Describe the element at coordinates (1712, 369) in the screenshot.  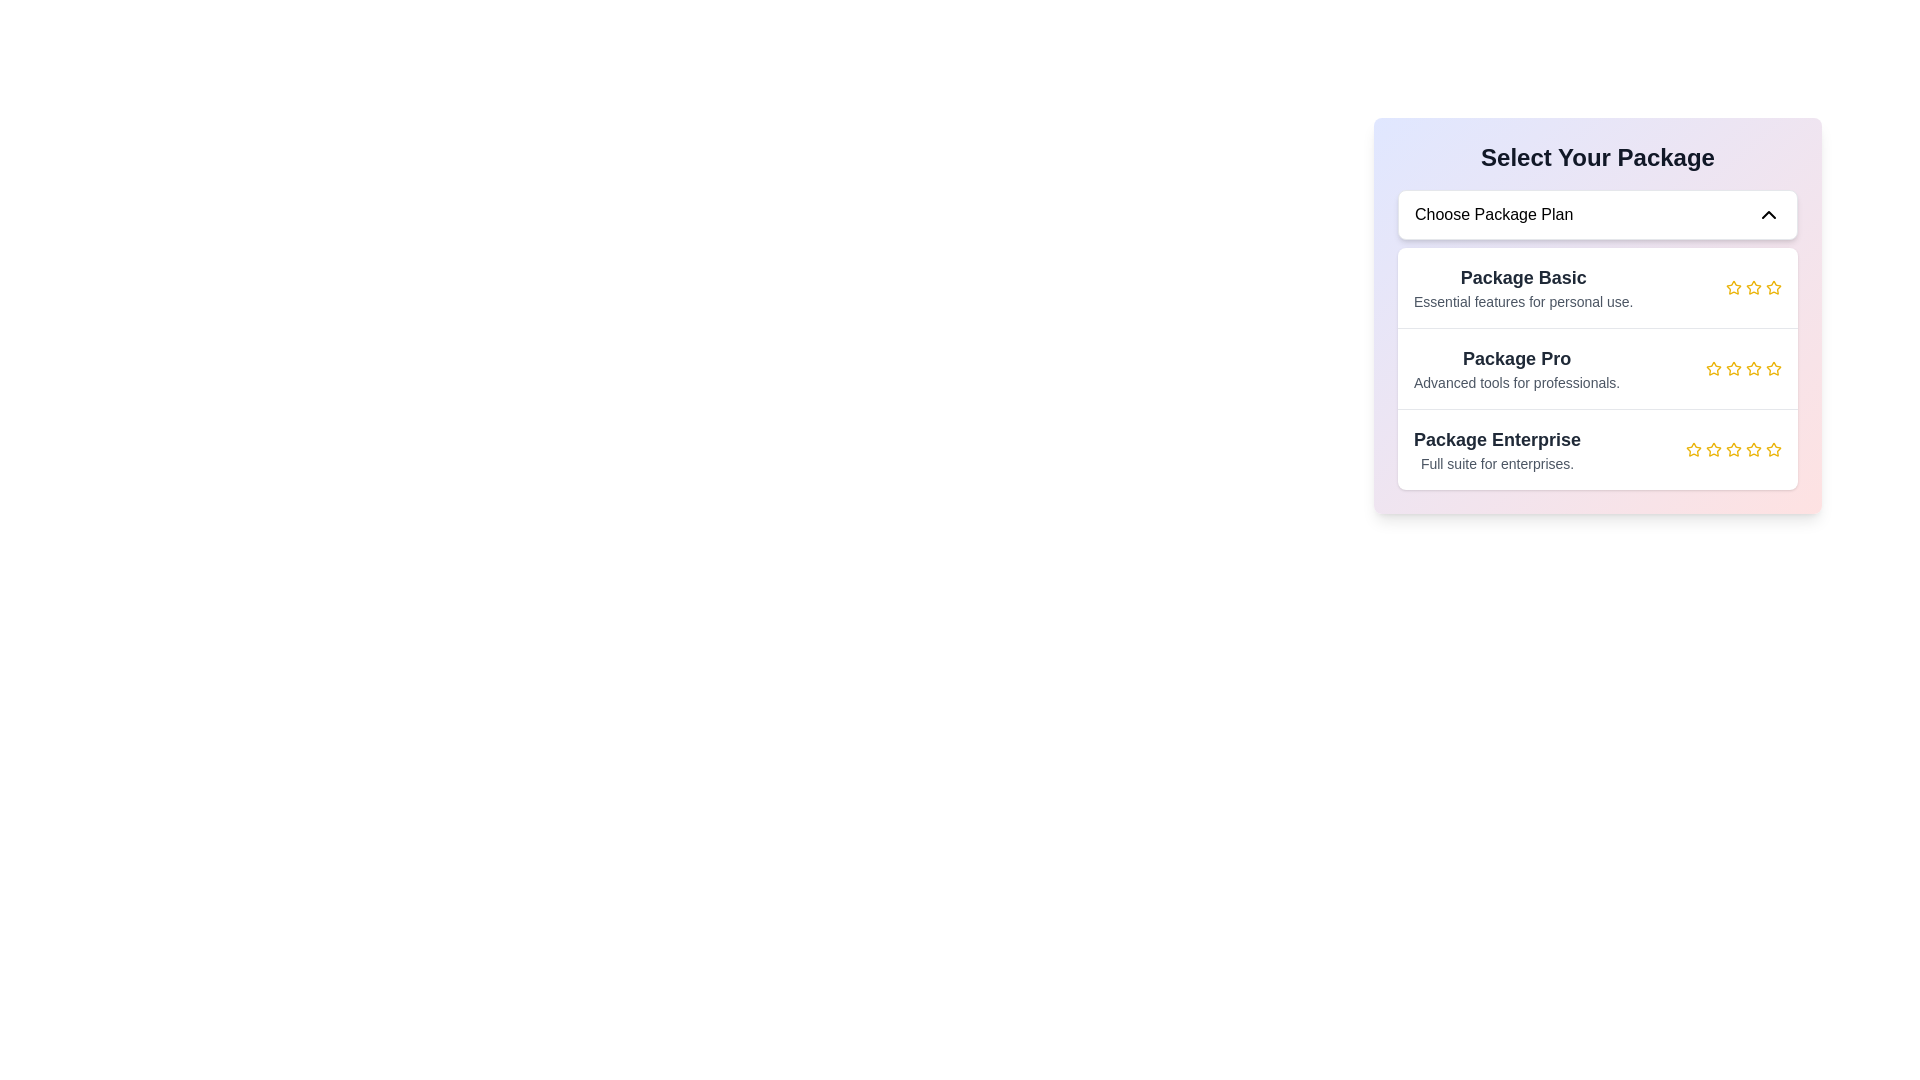
I see `on the first star from the left in the second row of the star rating section for the 'Package Pro' package` at that location.